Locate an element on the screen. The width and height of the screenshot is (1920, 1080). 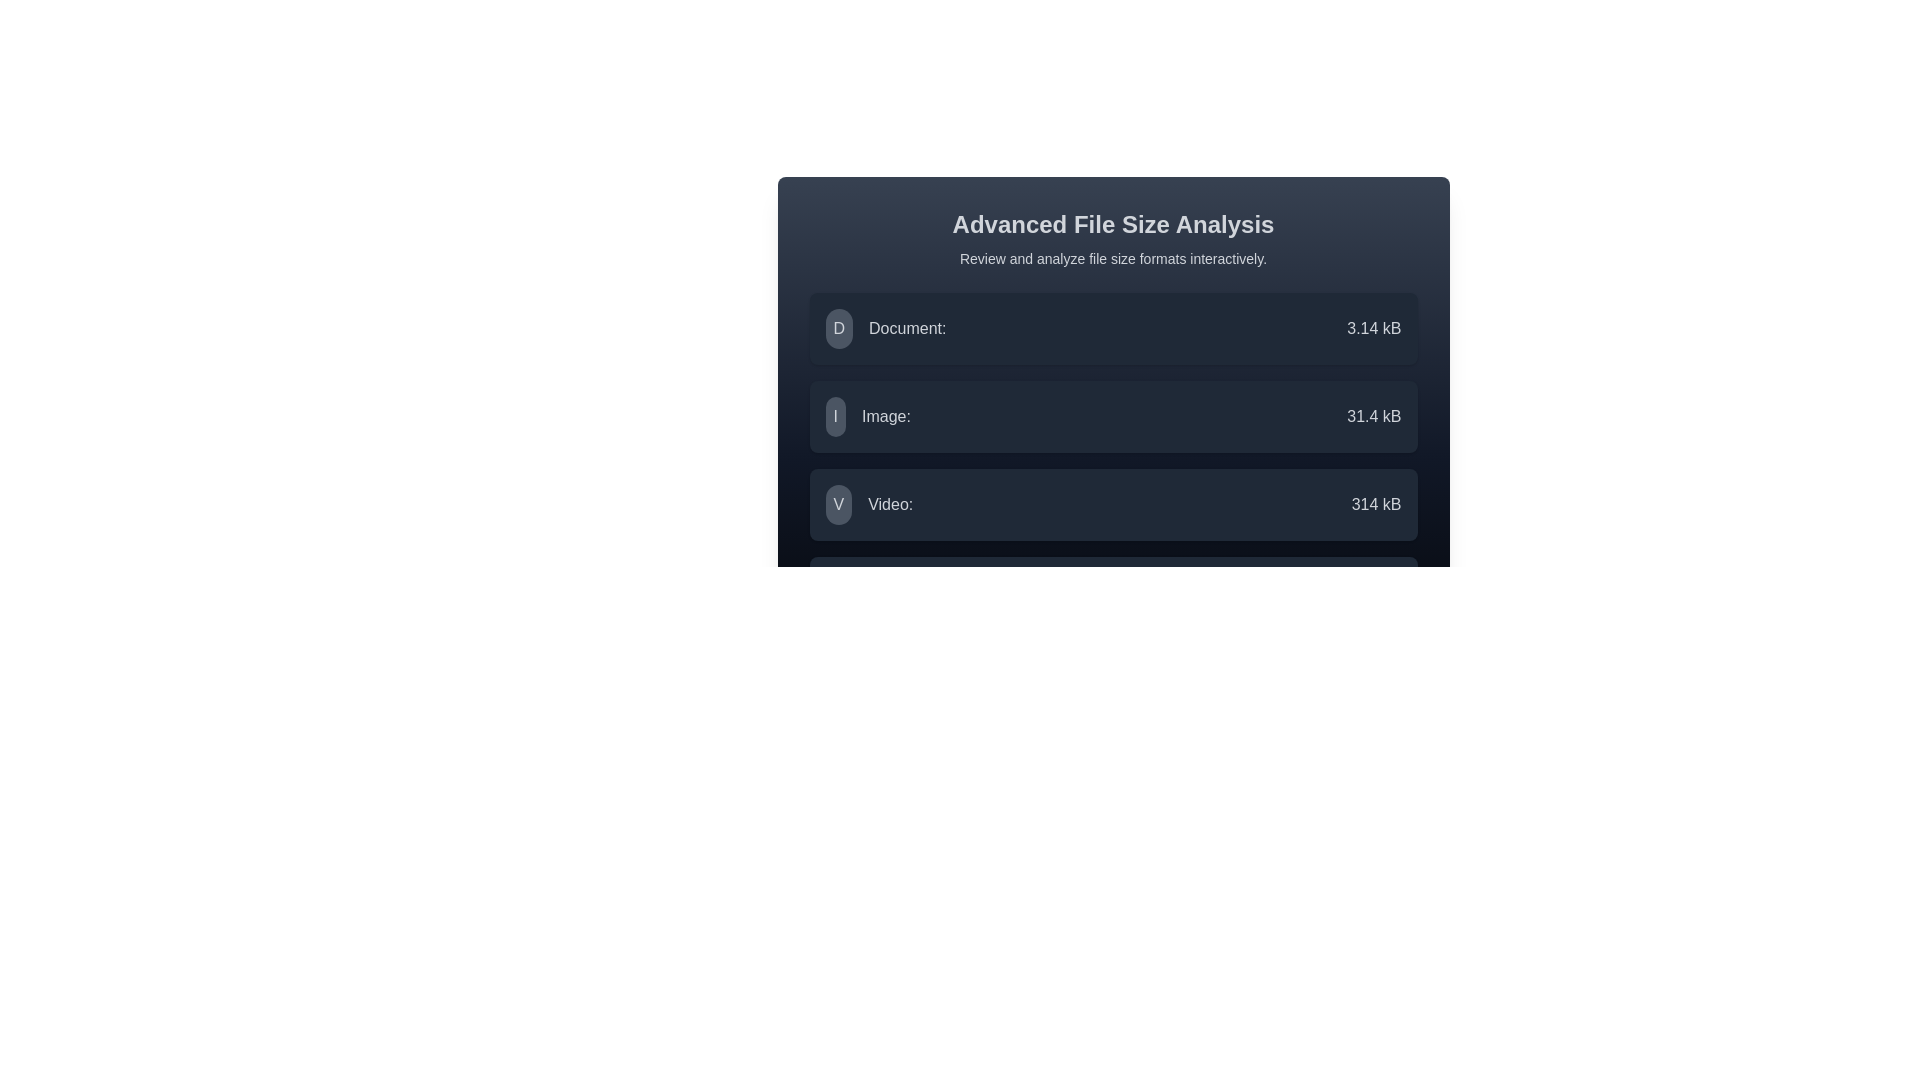
the text label indicating documents in the 'Advanced File Size Analysis' section, located to the right of the circular icon with the letter 'D' is located at coordinates (906, 327).